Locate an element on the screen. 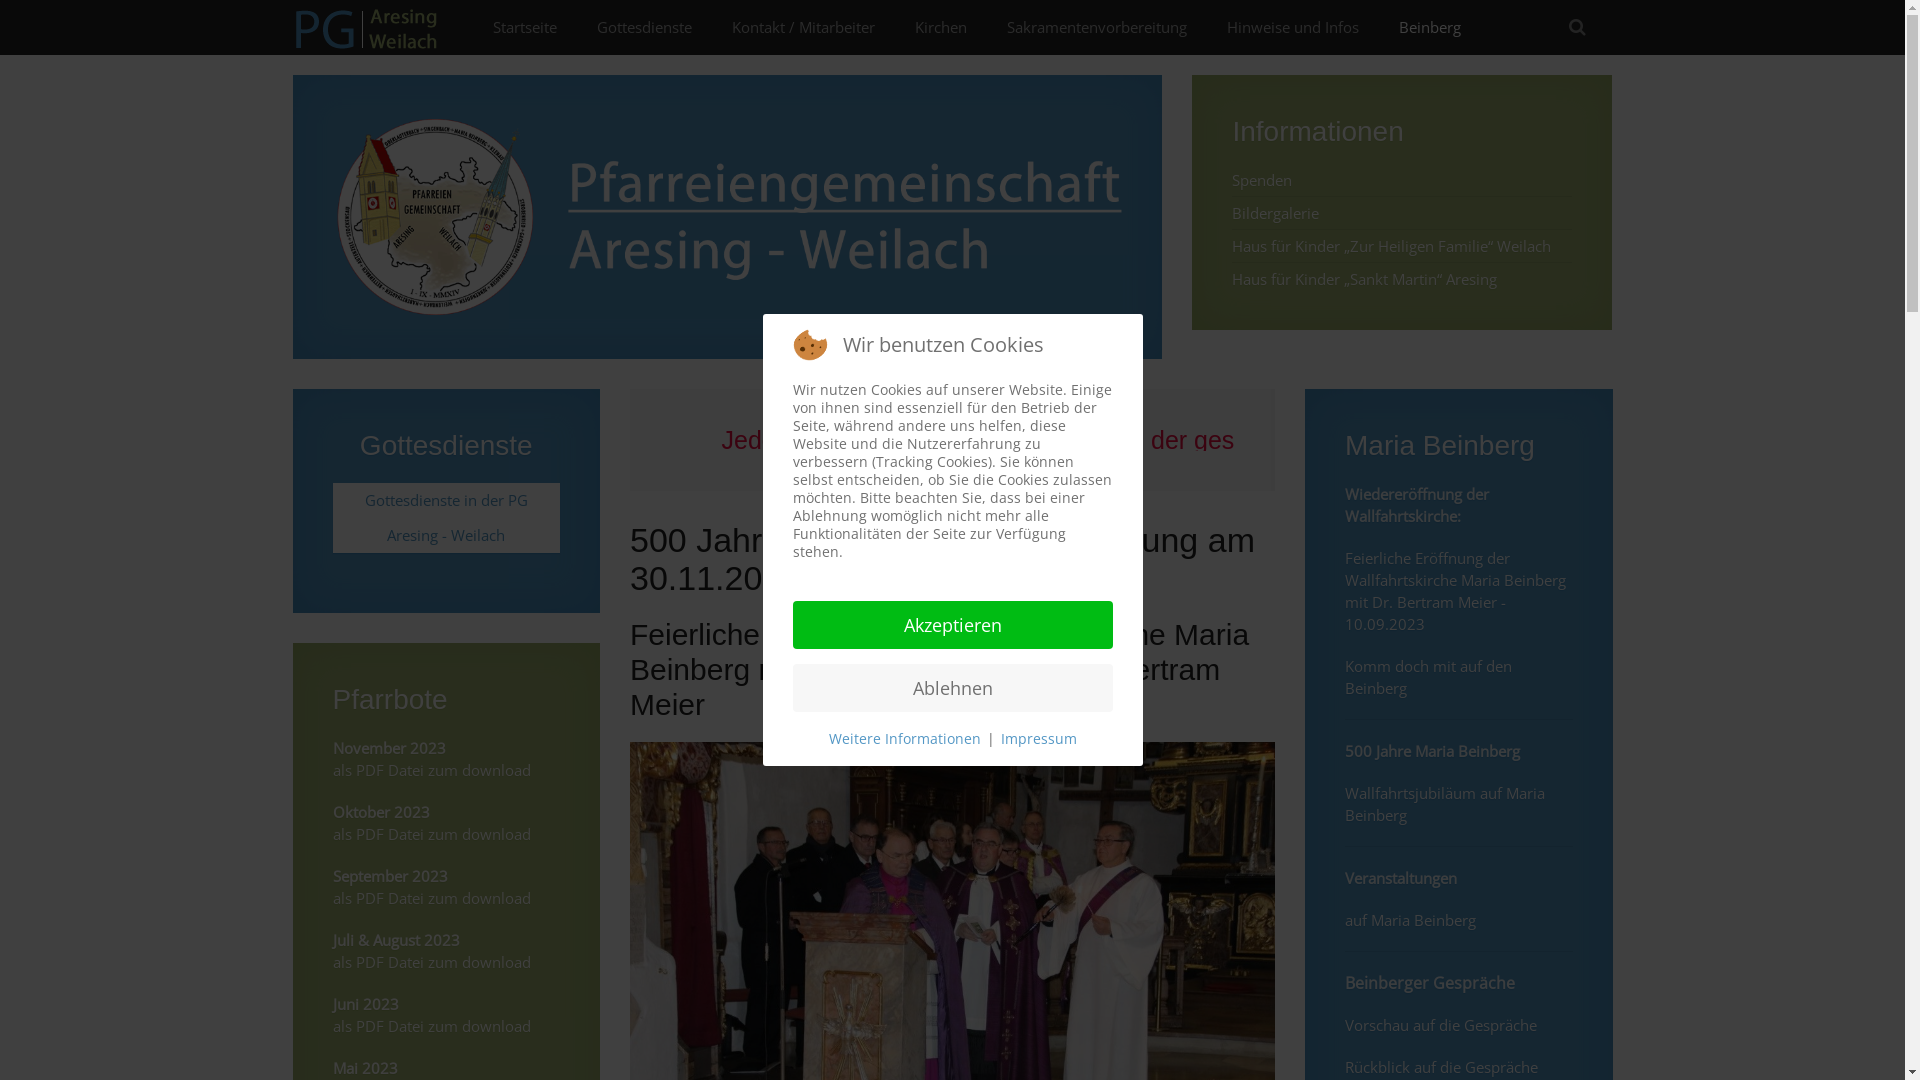 This screenshot has height=1080, width=1920. 'Komm doch mit auf den Beinberg' is located at coordinates (1427, 676).